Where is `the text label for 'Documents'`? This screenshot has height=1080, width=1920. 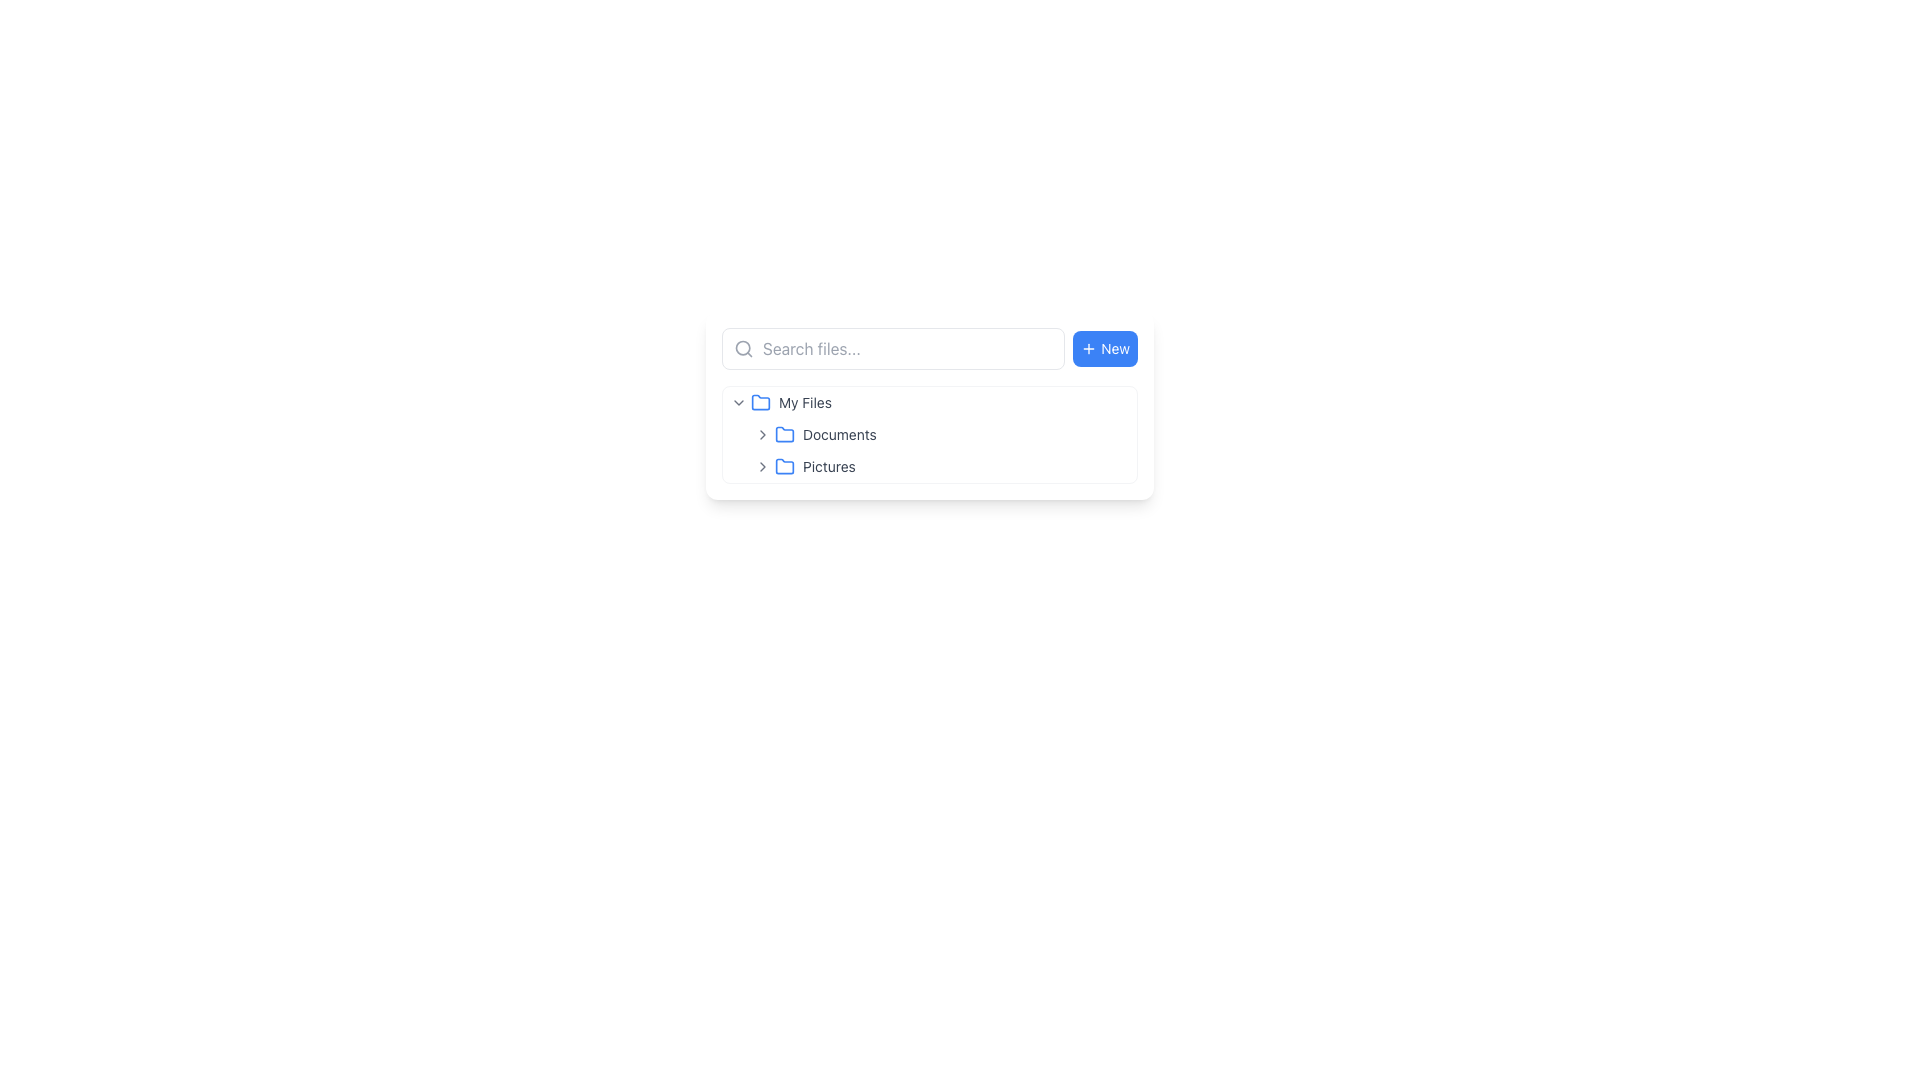 the text label for 'Documents' is located at coordinates (839, 434).